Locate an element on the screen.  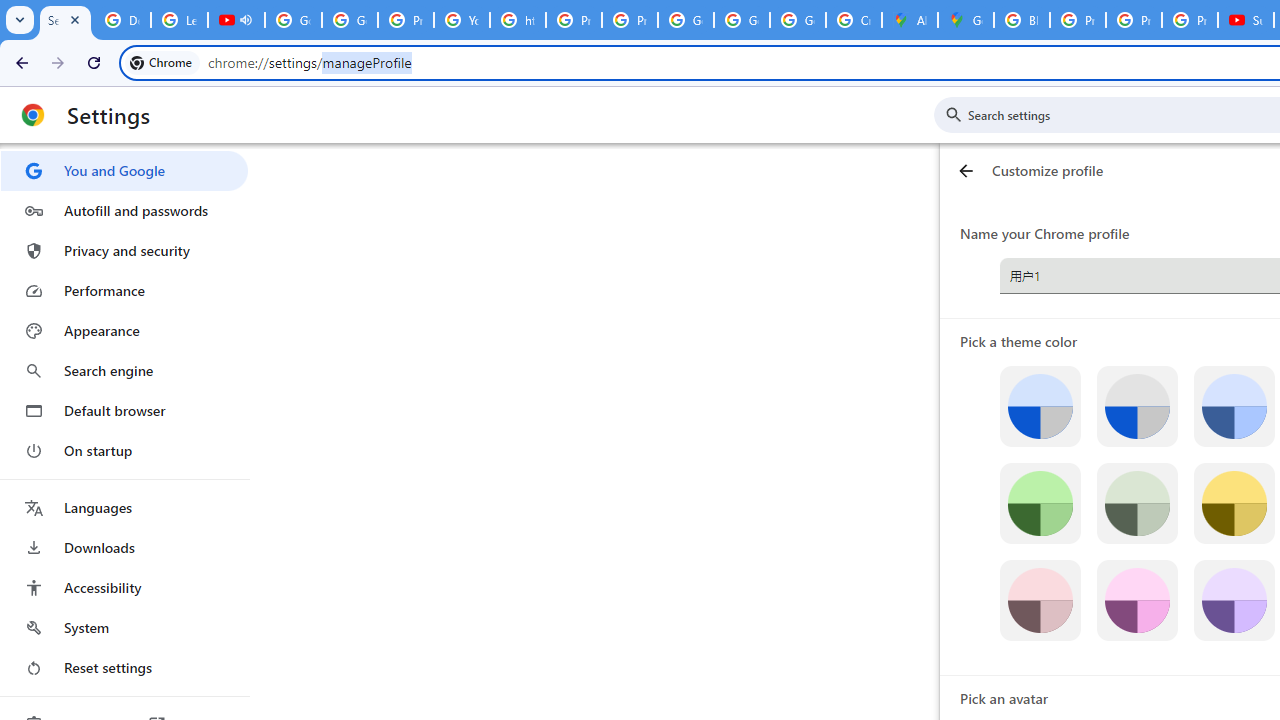
'Languages' is located at coordinates (123, 506).